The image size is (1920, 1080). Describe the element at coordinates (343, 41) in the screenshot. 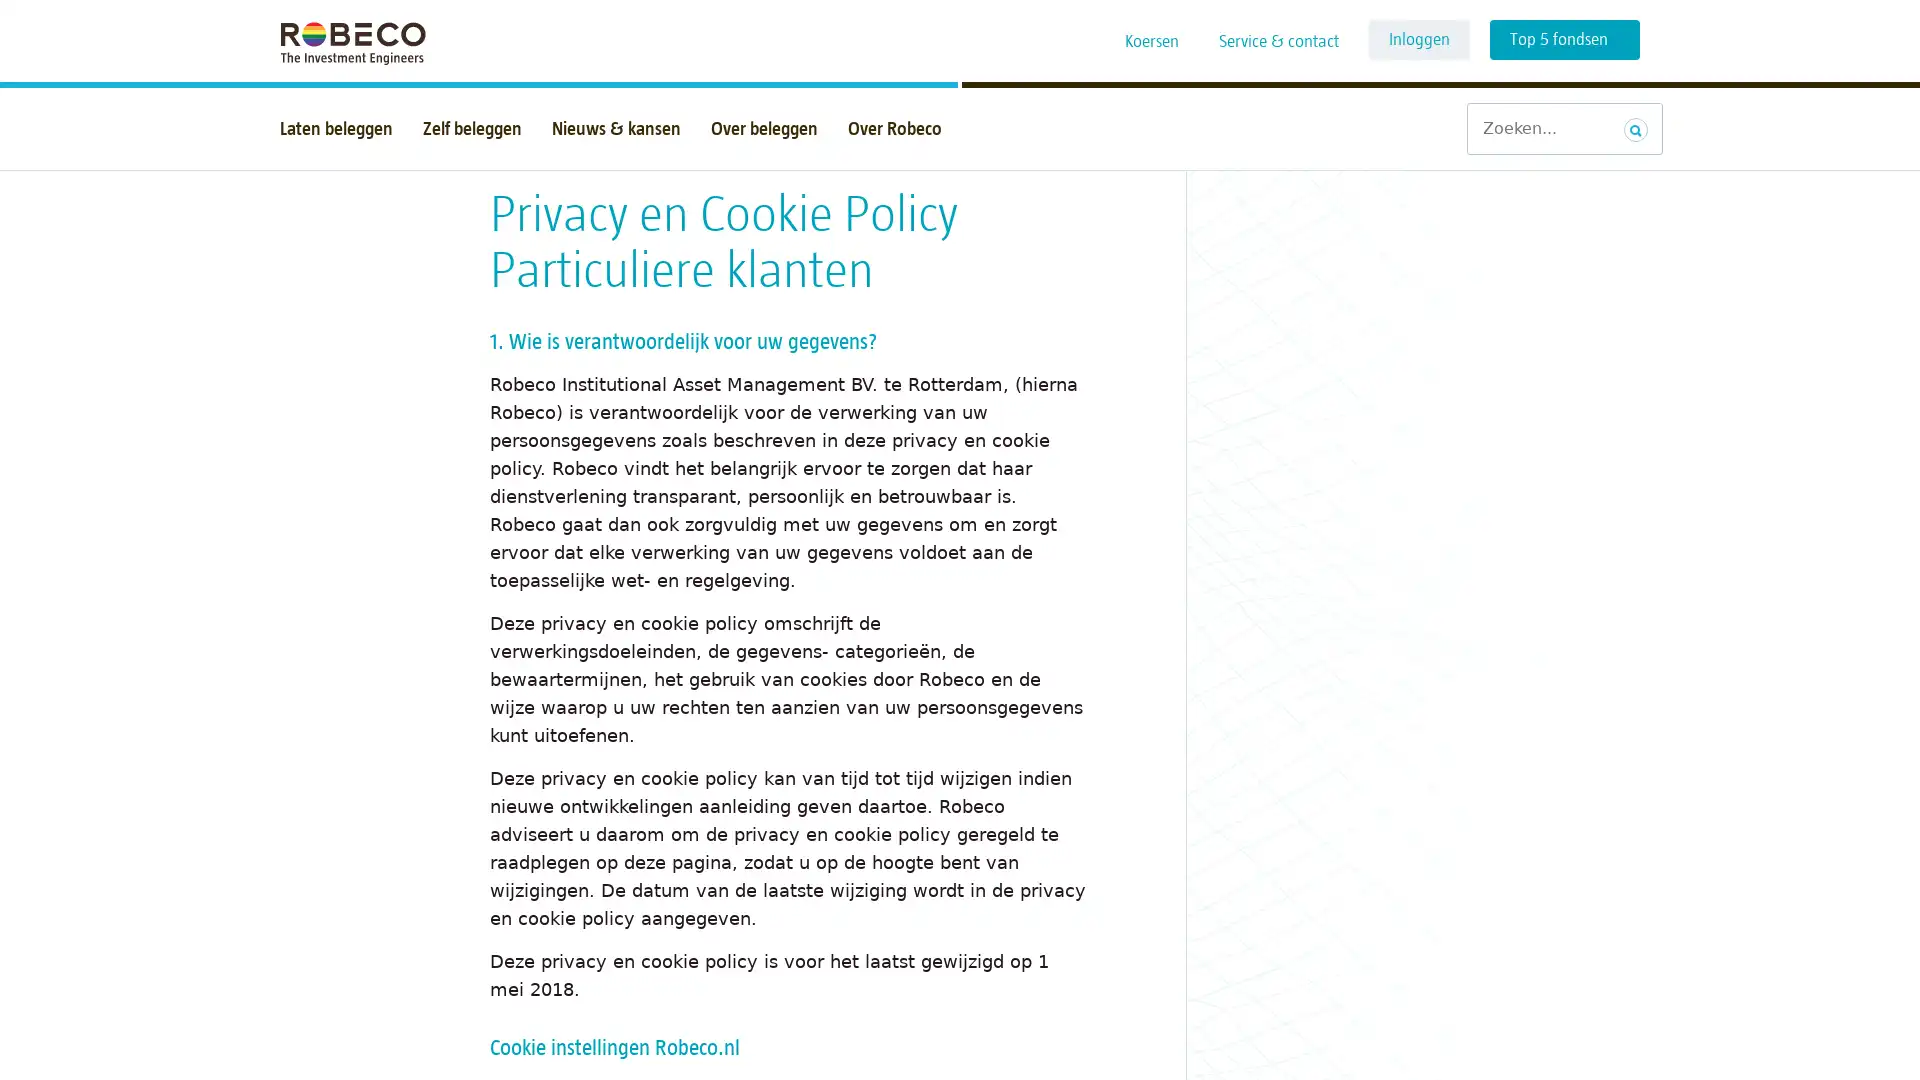

I see `Robeco logo` at that location.